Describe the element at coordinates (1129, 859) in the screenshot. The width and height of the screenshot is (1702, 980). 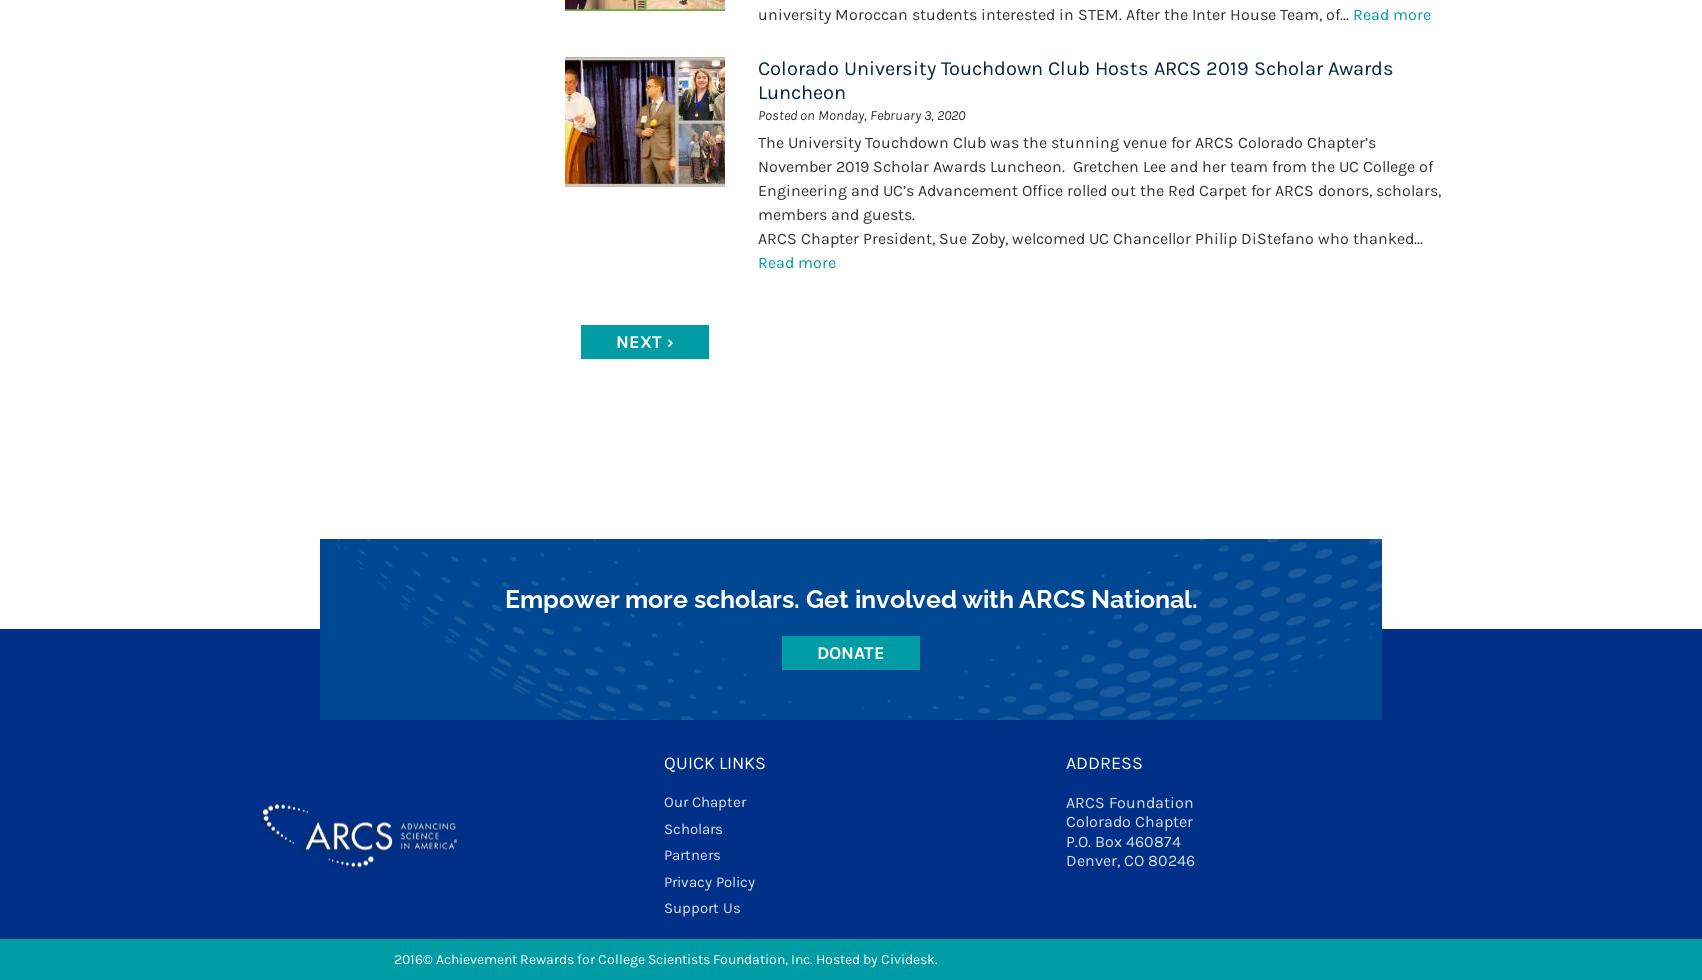
I see `'Denver, CO 80246'` at that location.